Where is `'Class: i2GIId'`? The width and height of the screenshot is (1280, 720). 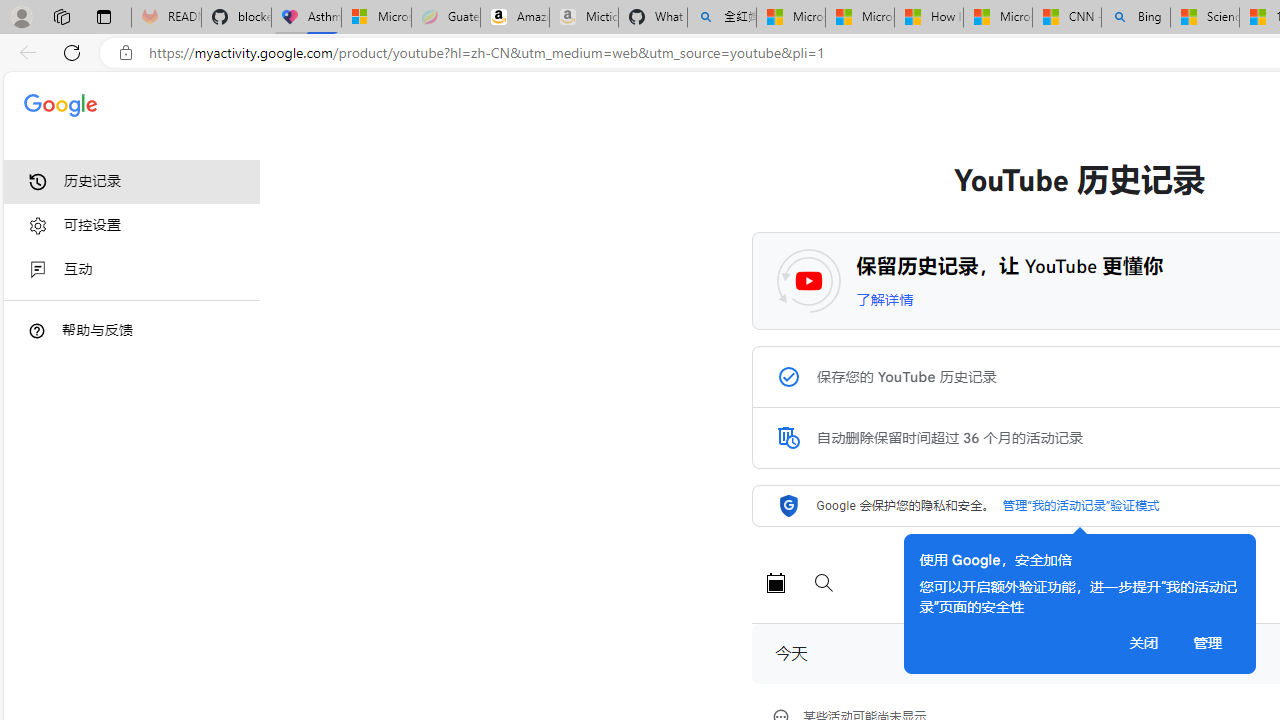 'Class: i2GIId' is located at coordinates (38, 270).